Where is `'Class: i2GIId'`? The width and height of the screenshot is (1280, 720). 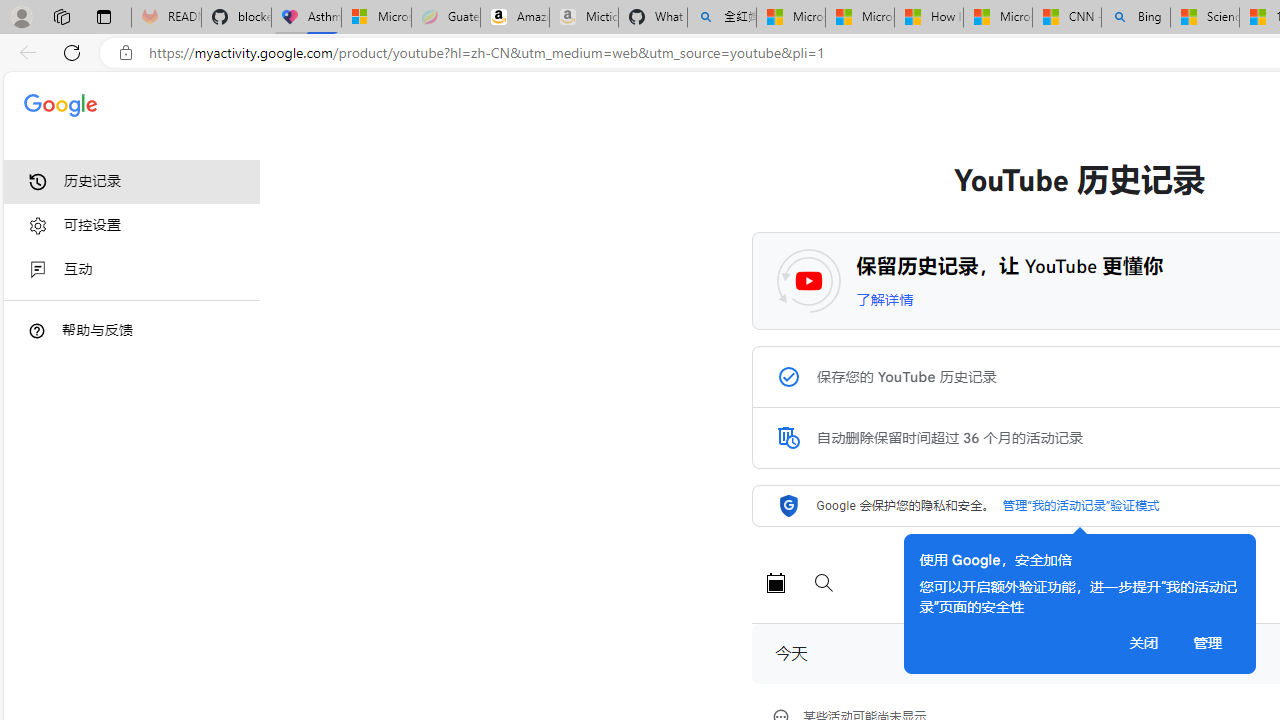 'Class: i2GIId' is located at coordinates (38, 270).